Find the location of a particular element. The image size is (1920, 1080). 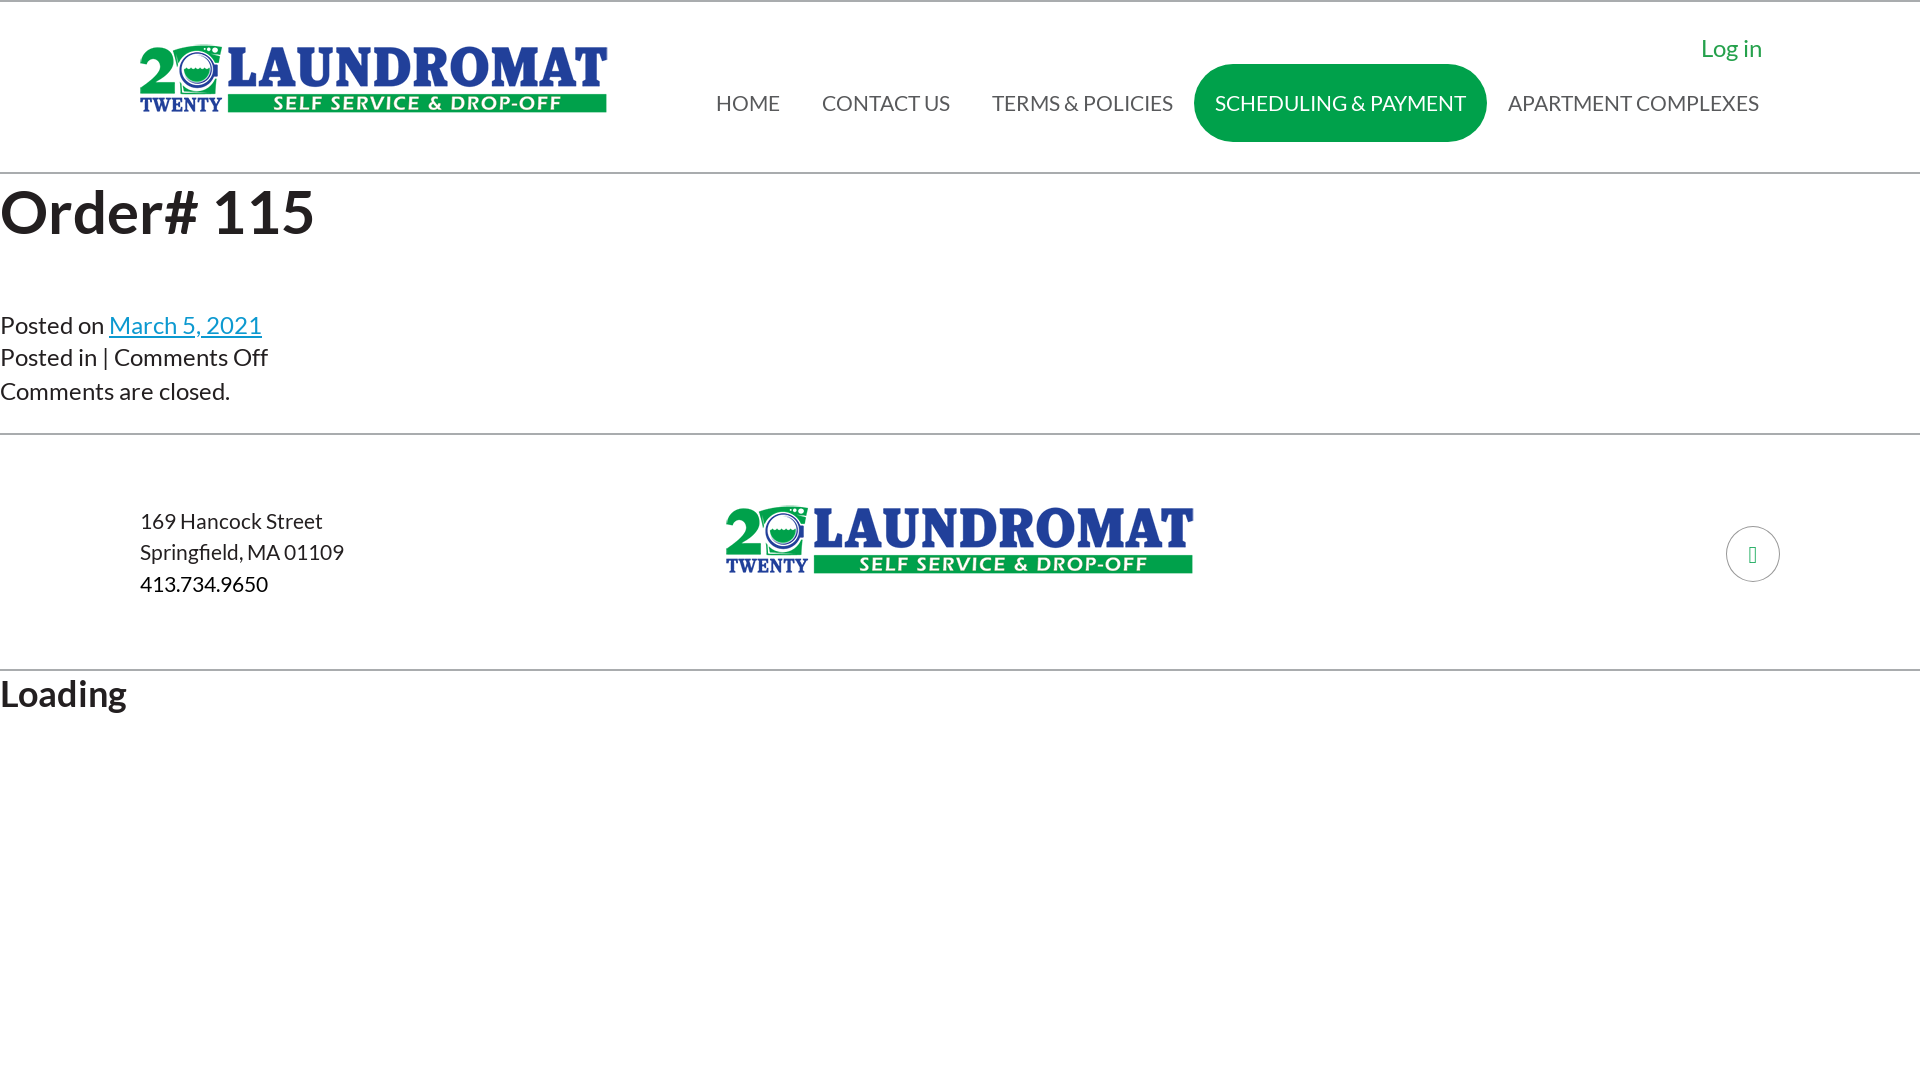

'Log in' is located at coordinates (1730, 46).